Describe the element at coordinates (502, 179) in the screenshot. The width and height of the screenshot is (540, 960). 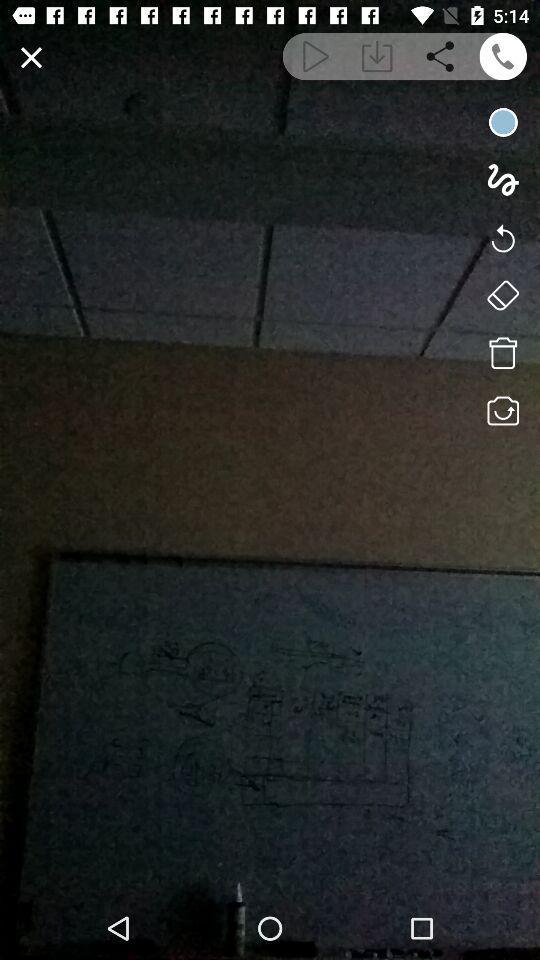
I see `free draw` at that location.